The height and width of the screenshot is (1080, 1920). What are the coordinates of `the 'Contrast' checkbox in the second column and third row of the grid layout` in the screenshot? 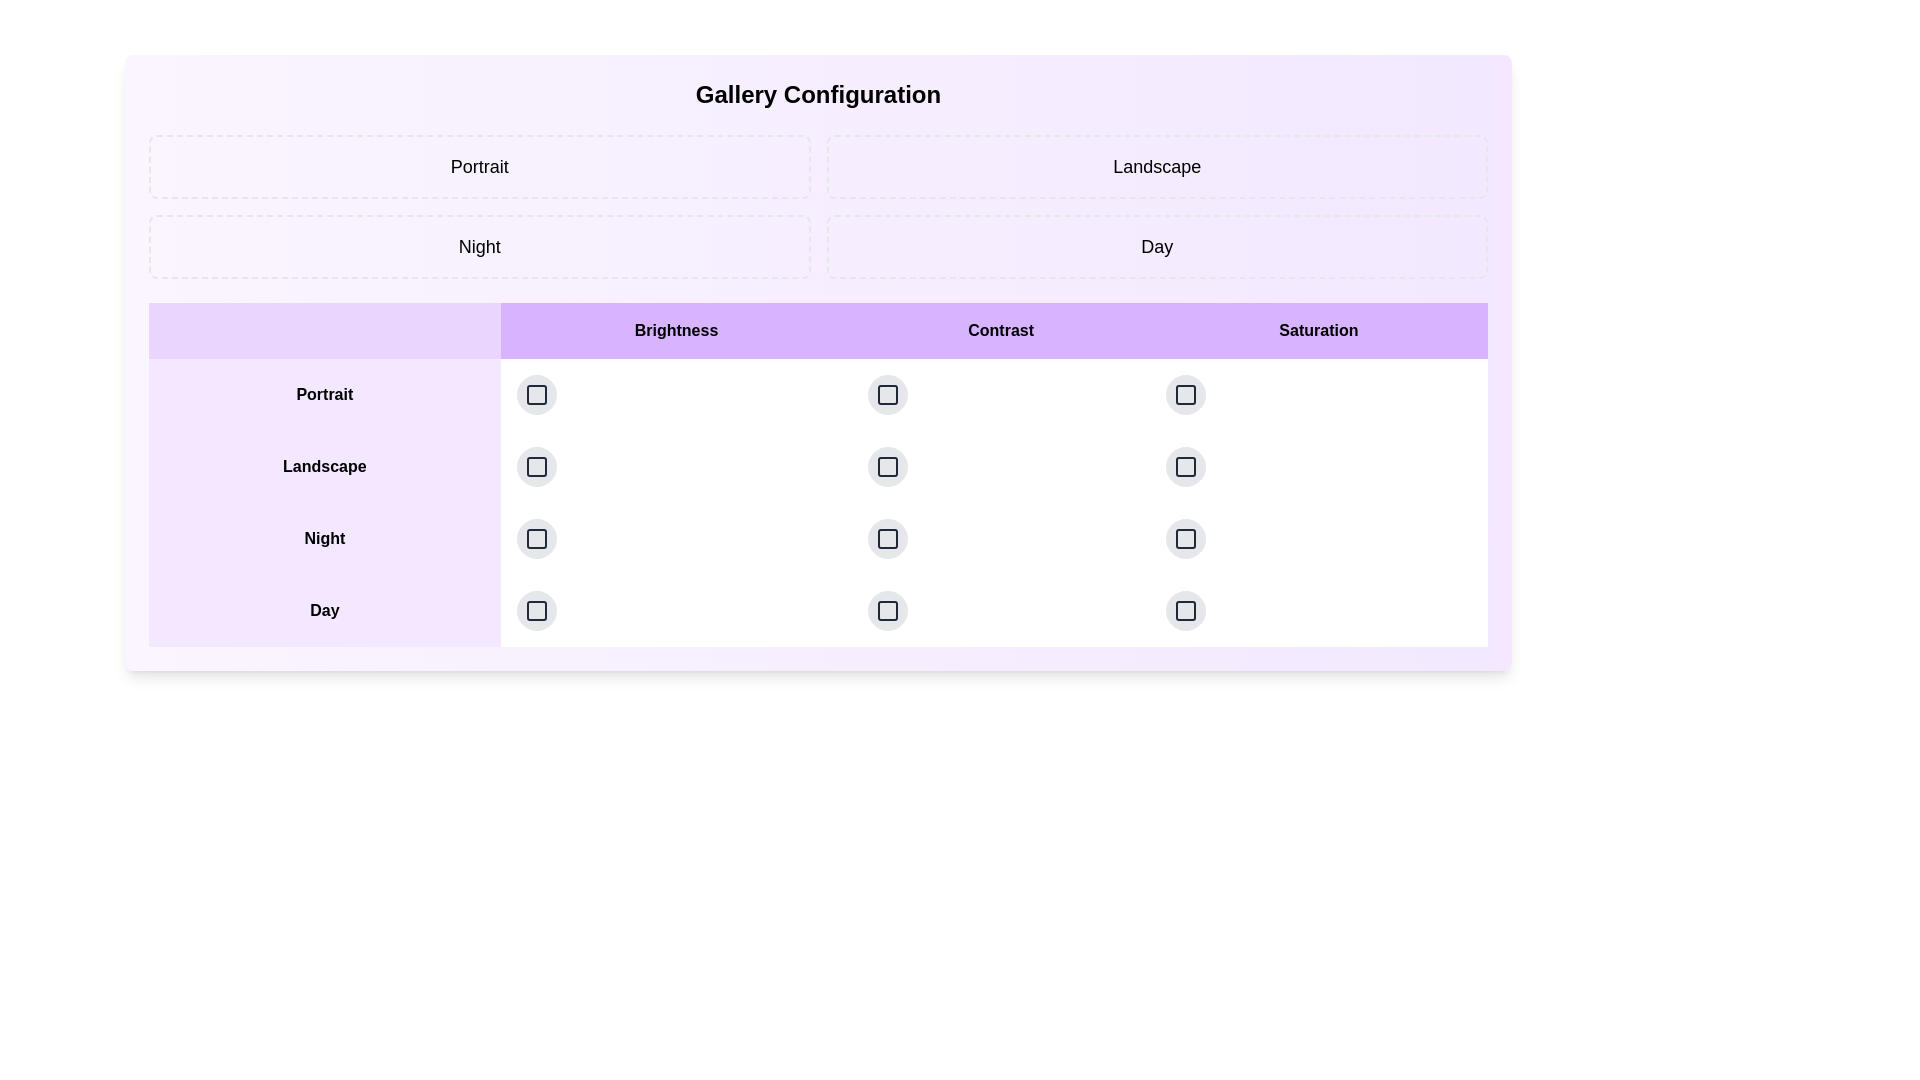 It's located at (887, 466).